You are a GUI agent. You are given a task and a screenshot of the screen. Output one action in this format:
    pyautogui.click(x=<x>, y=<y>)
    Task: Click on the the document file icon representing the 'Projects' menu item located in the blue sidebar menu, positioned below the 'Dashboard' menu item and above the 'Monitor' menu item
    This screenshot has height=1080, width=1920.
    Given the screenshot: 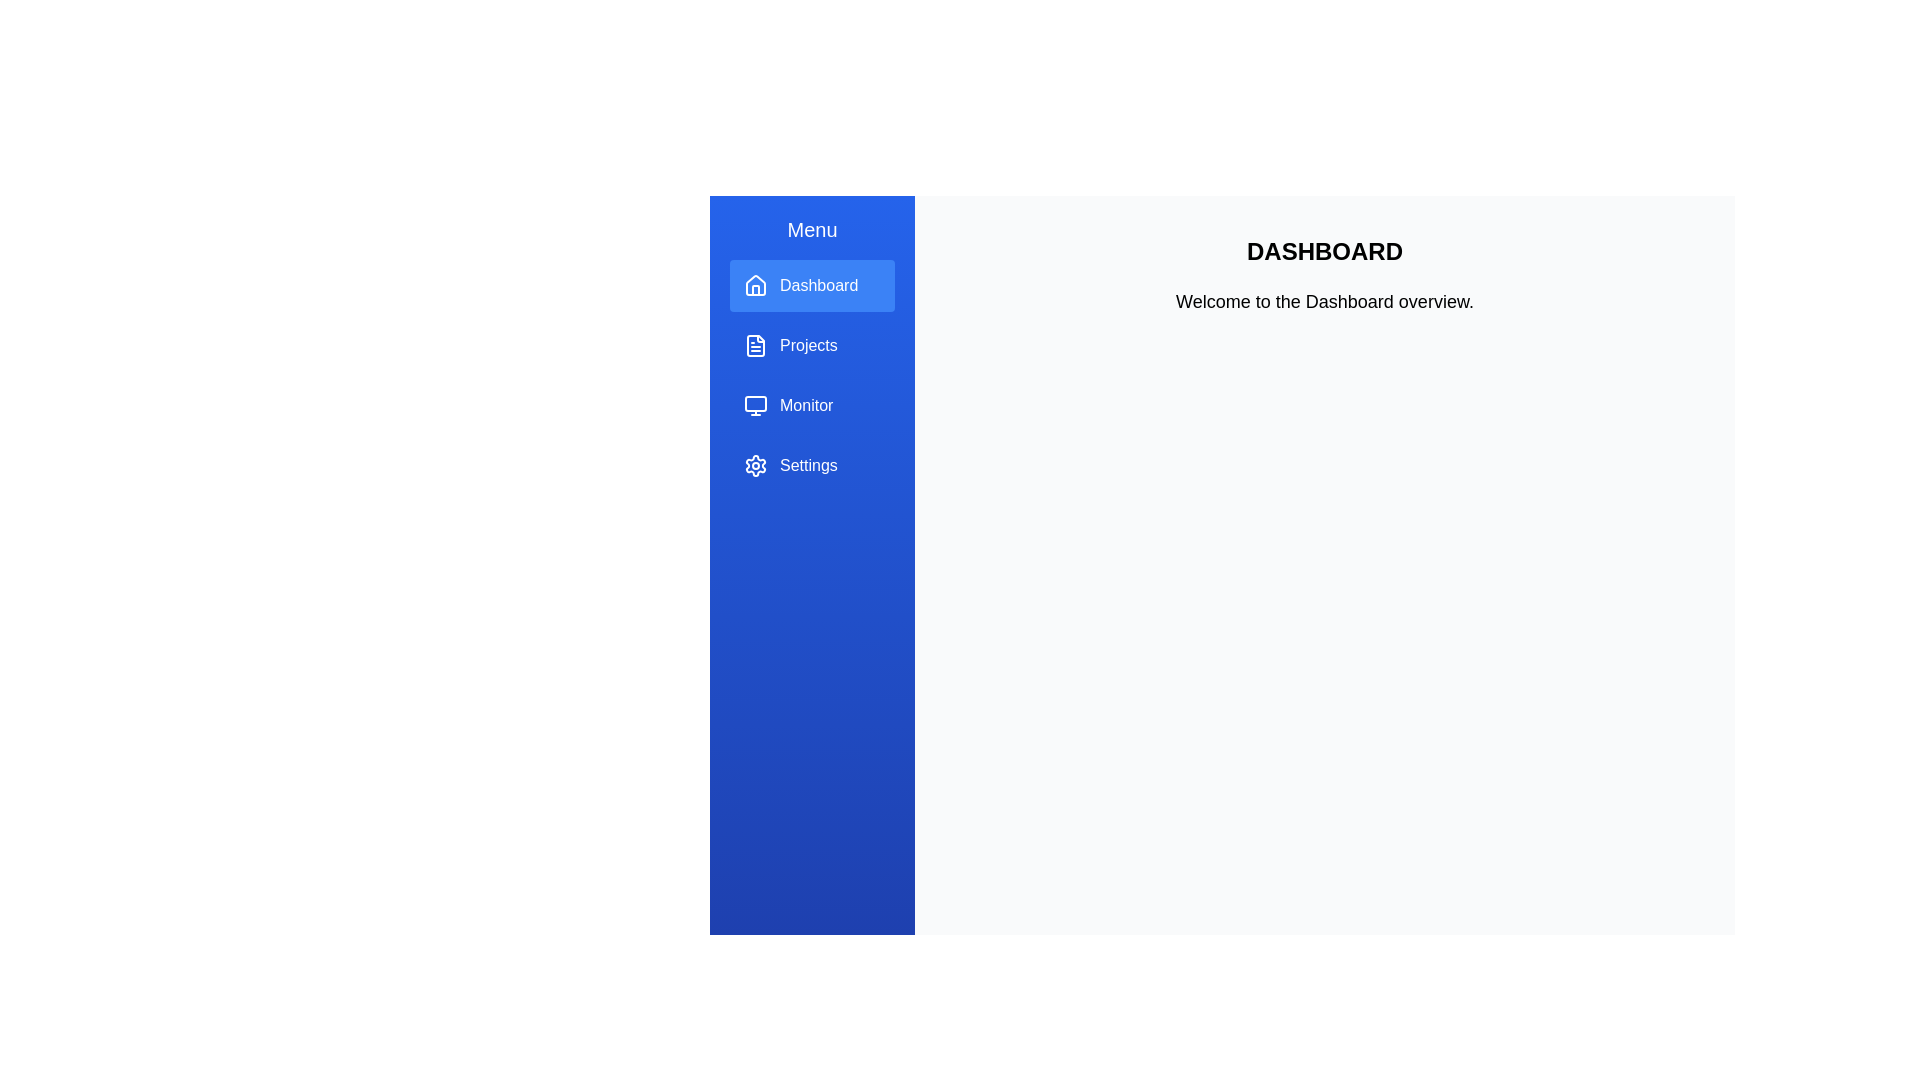 What is the action you would take?
    pyautogui.click(x=754, y=345)
    